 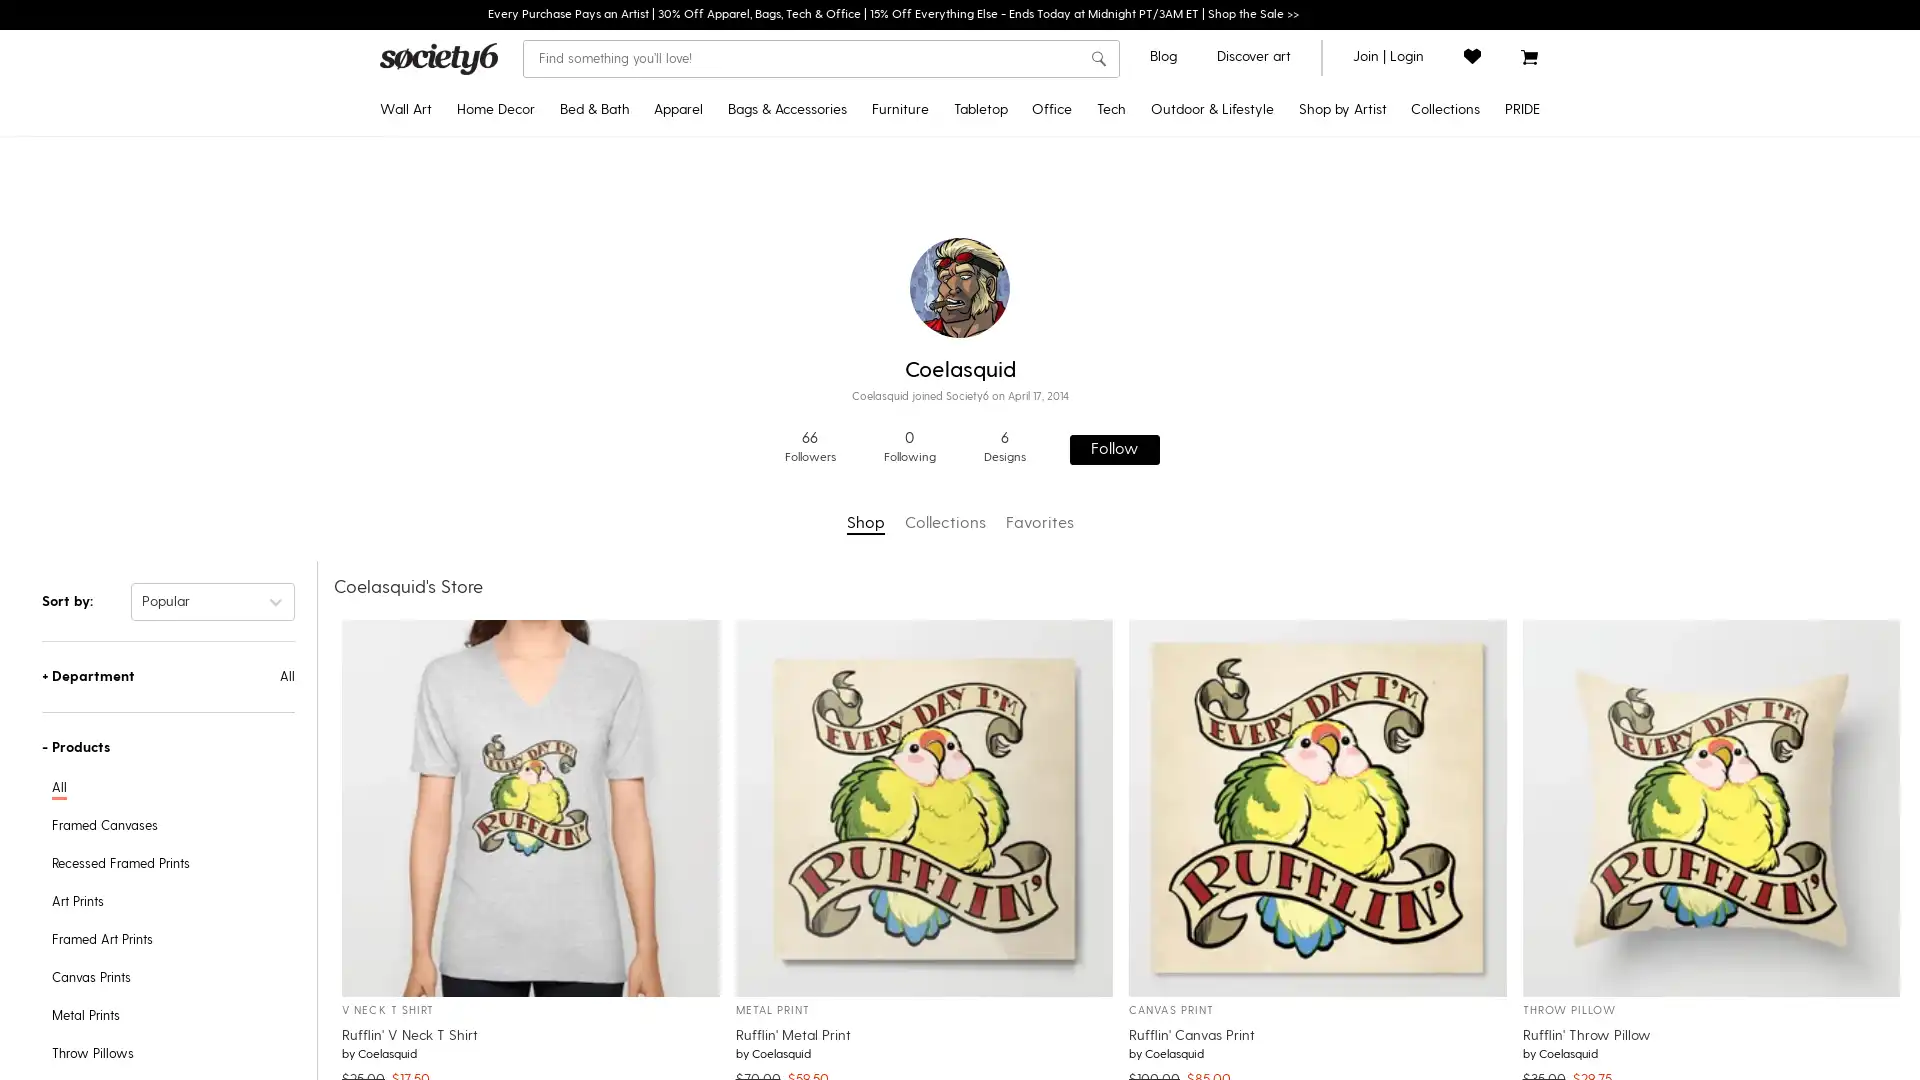 What do you see at coordinates (1288, 289) in the screenshot?
I see `Discover AAPI Artists` at bounding box center [1288, 289].